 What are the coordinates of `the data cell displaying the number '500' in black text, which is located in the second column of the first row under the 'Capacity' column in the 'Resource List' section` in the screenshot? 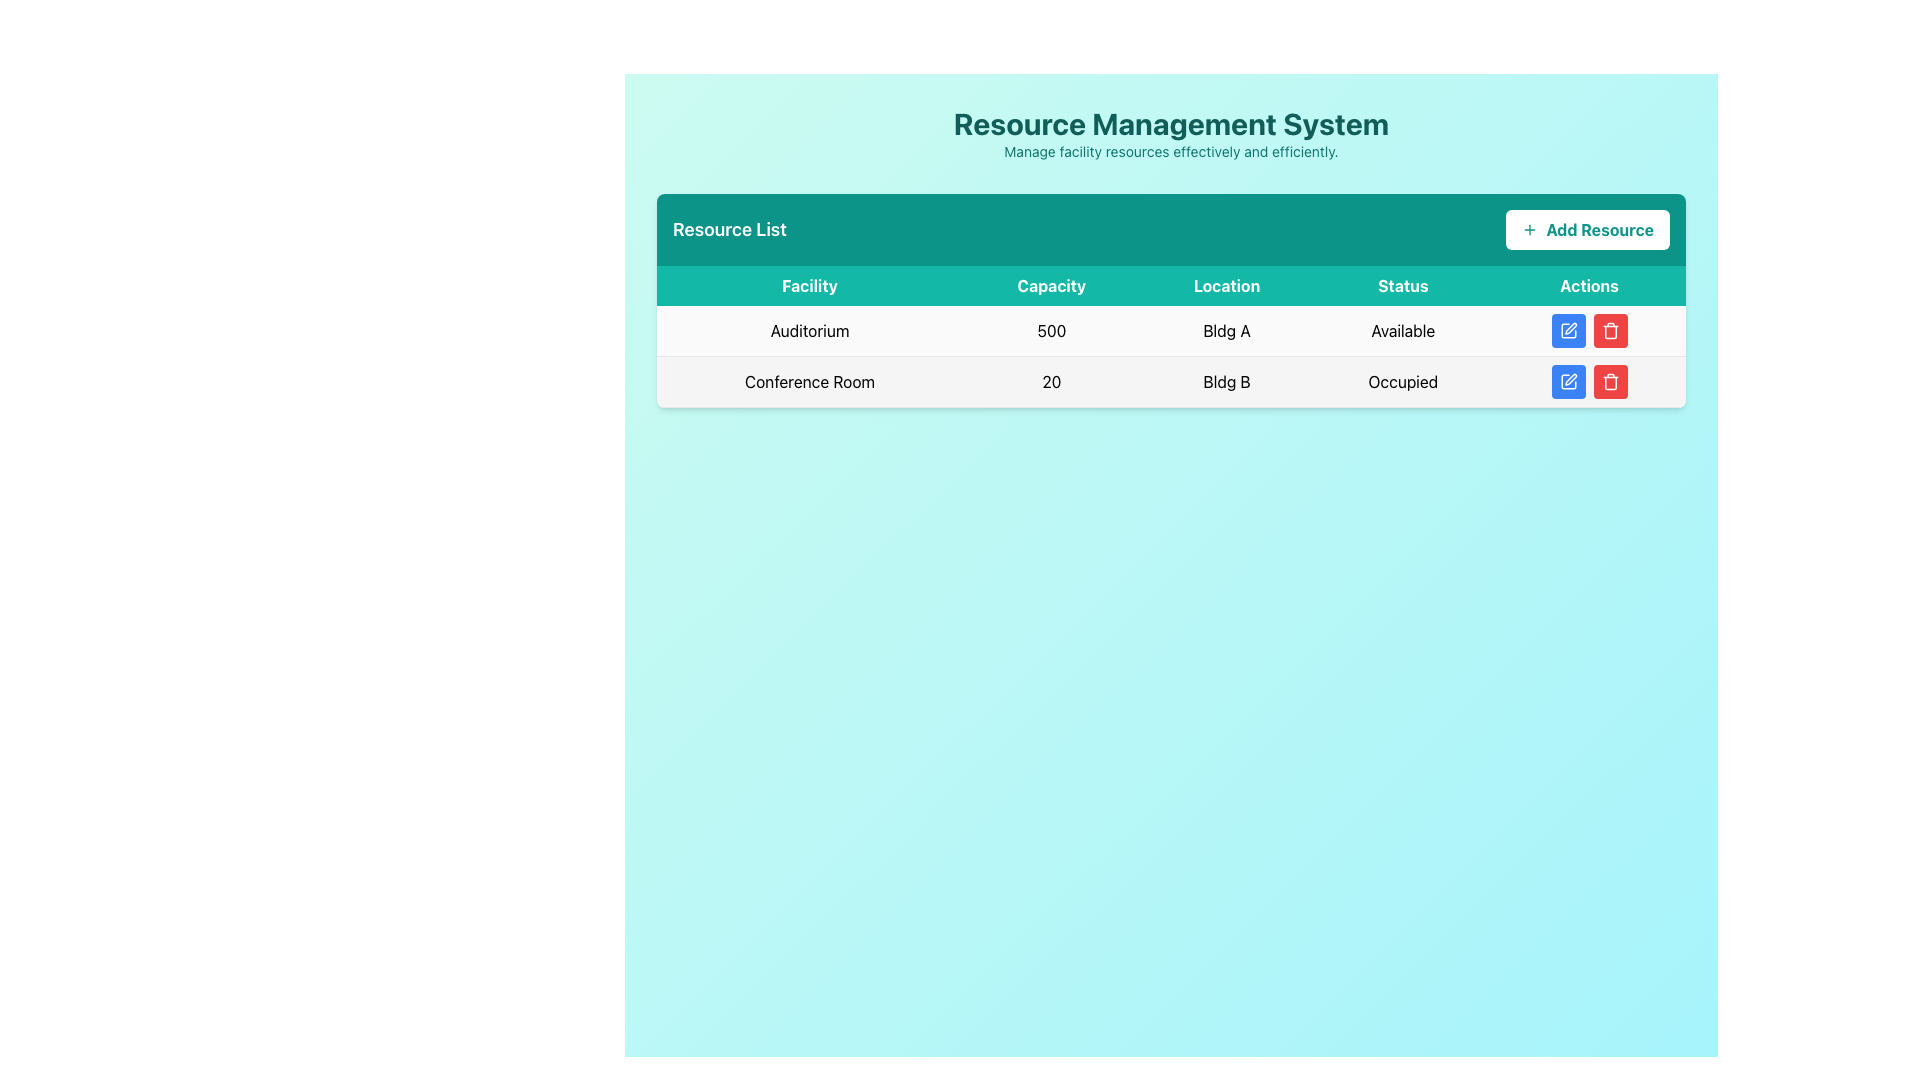 It's located at (1050, 330).